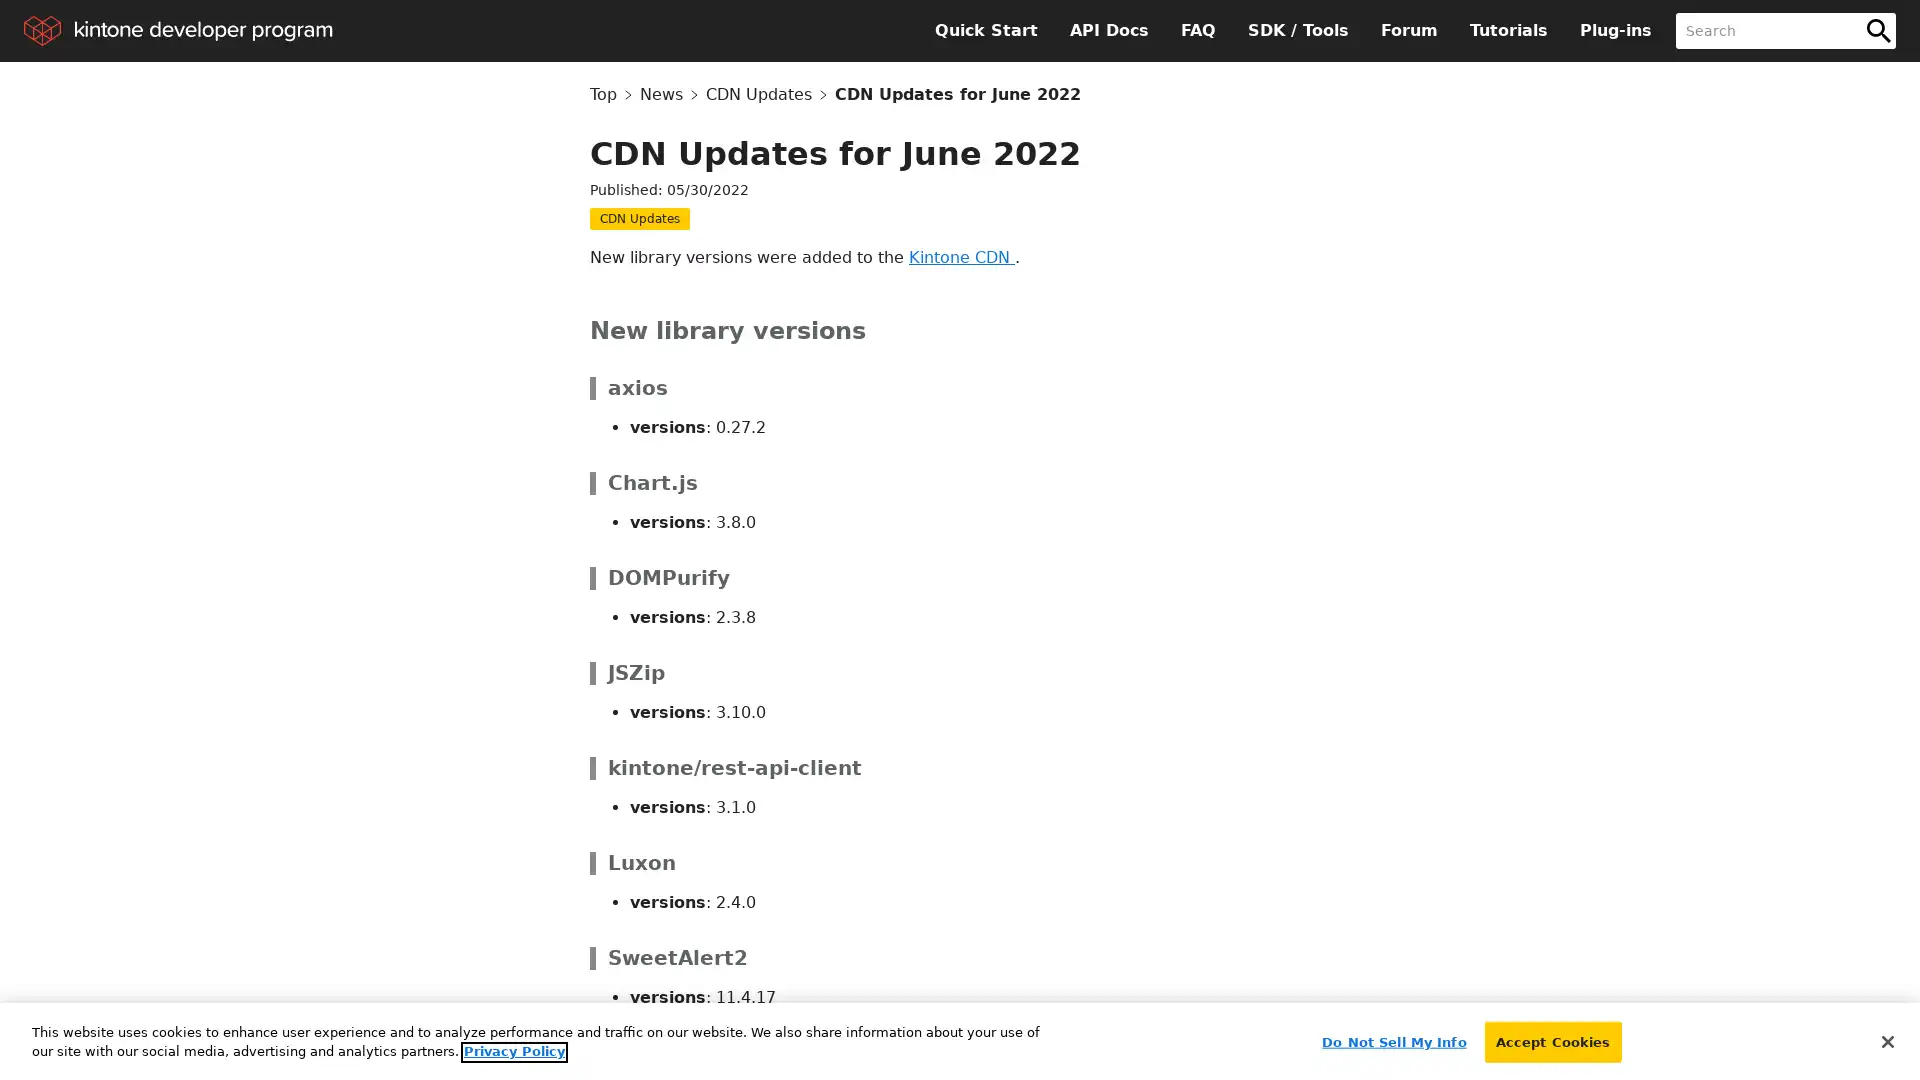 This screenshot has width=1920, height=1080. What do you see at coordinates (1392, 1036) in the screenshot?
I see `Do Not Sell My Info` at bounding box center [1392, 1036].